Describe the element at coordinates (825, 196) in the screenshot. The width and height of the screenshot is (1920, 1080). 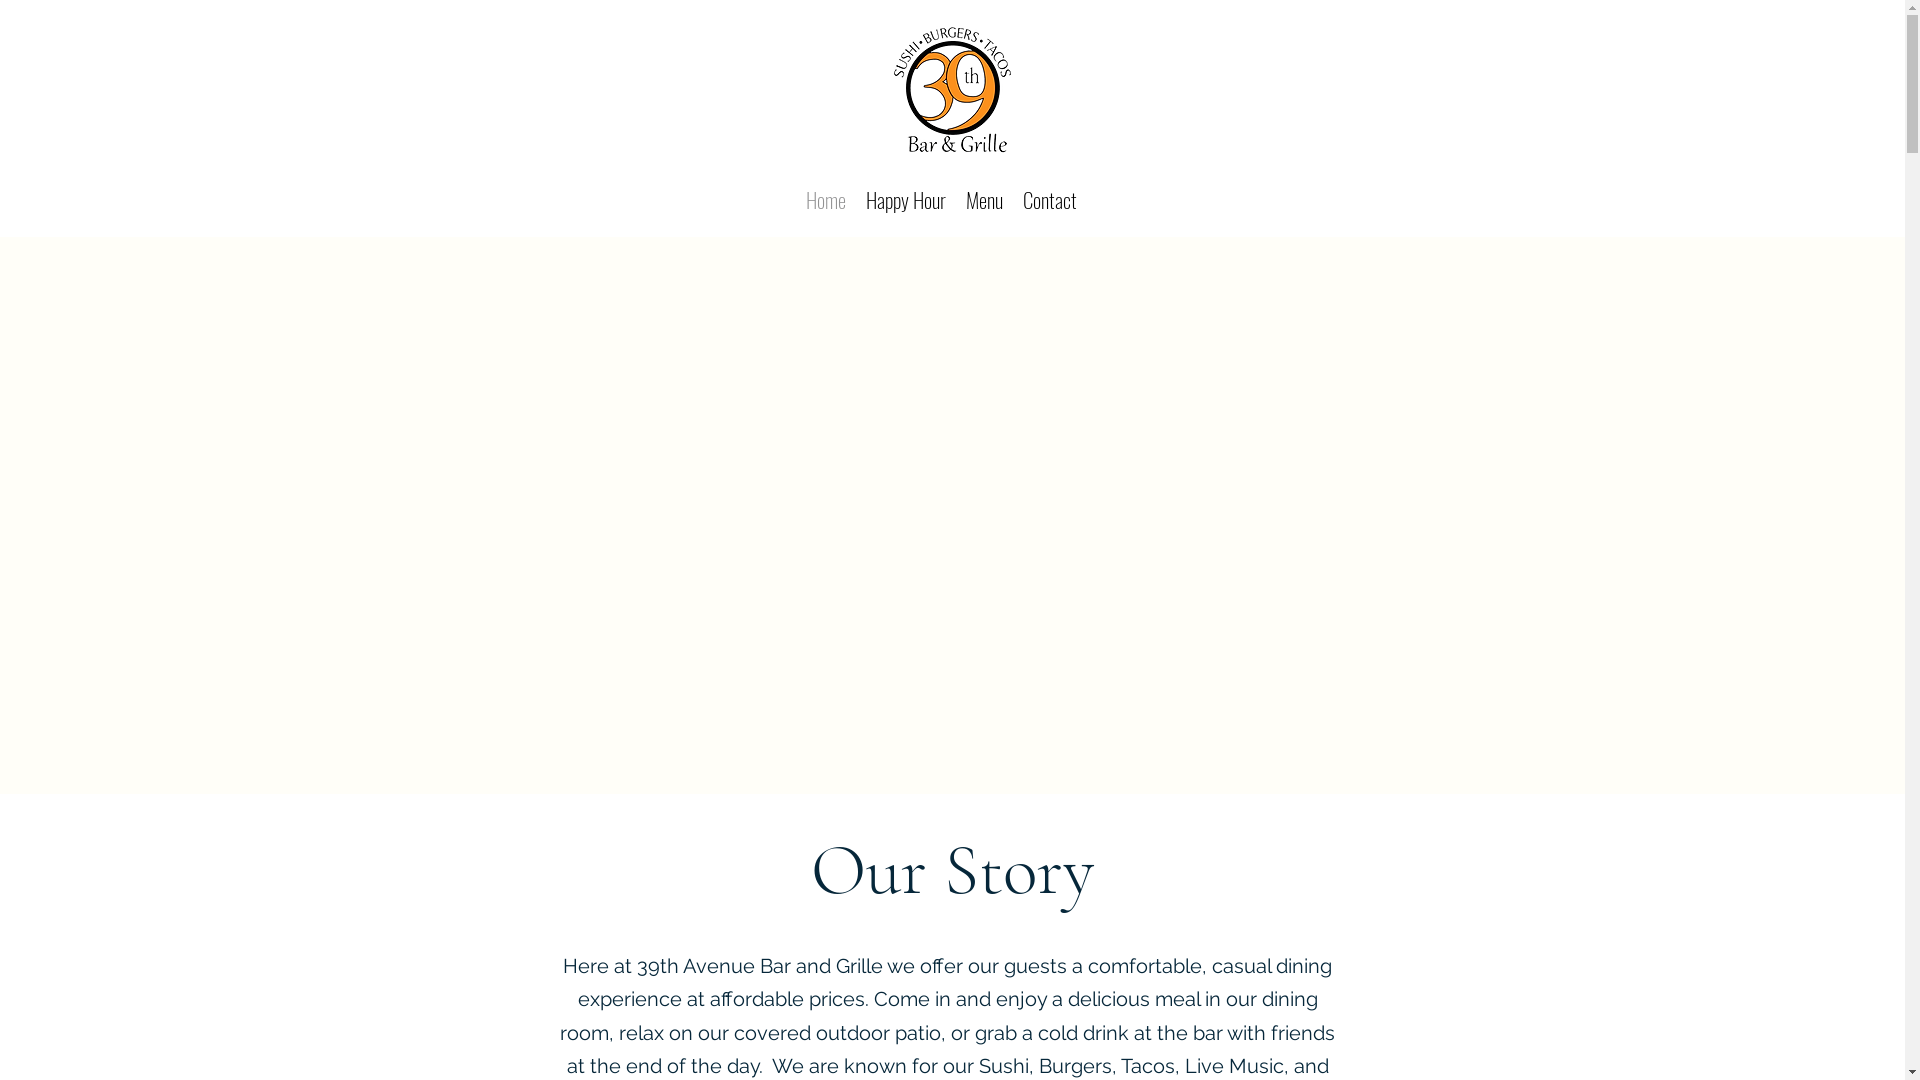
I see `'Home'` at that location.